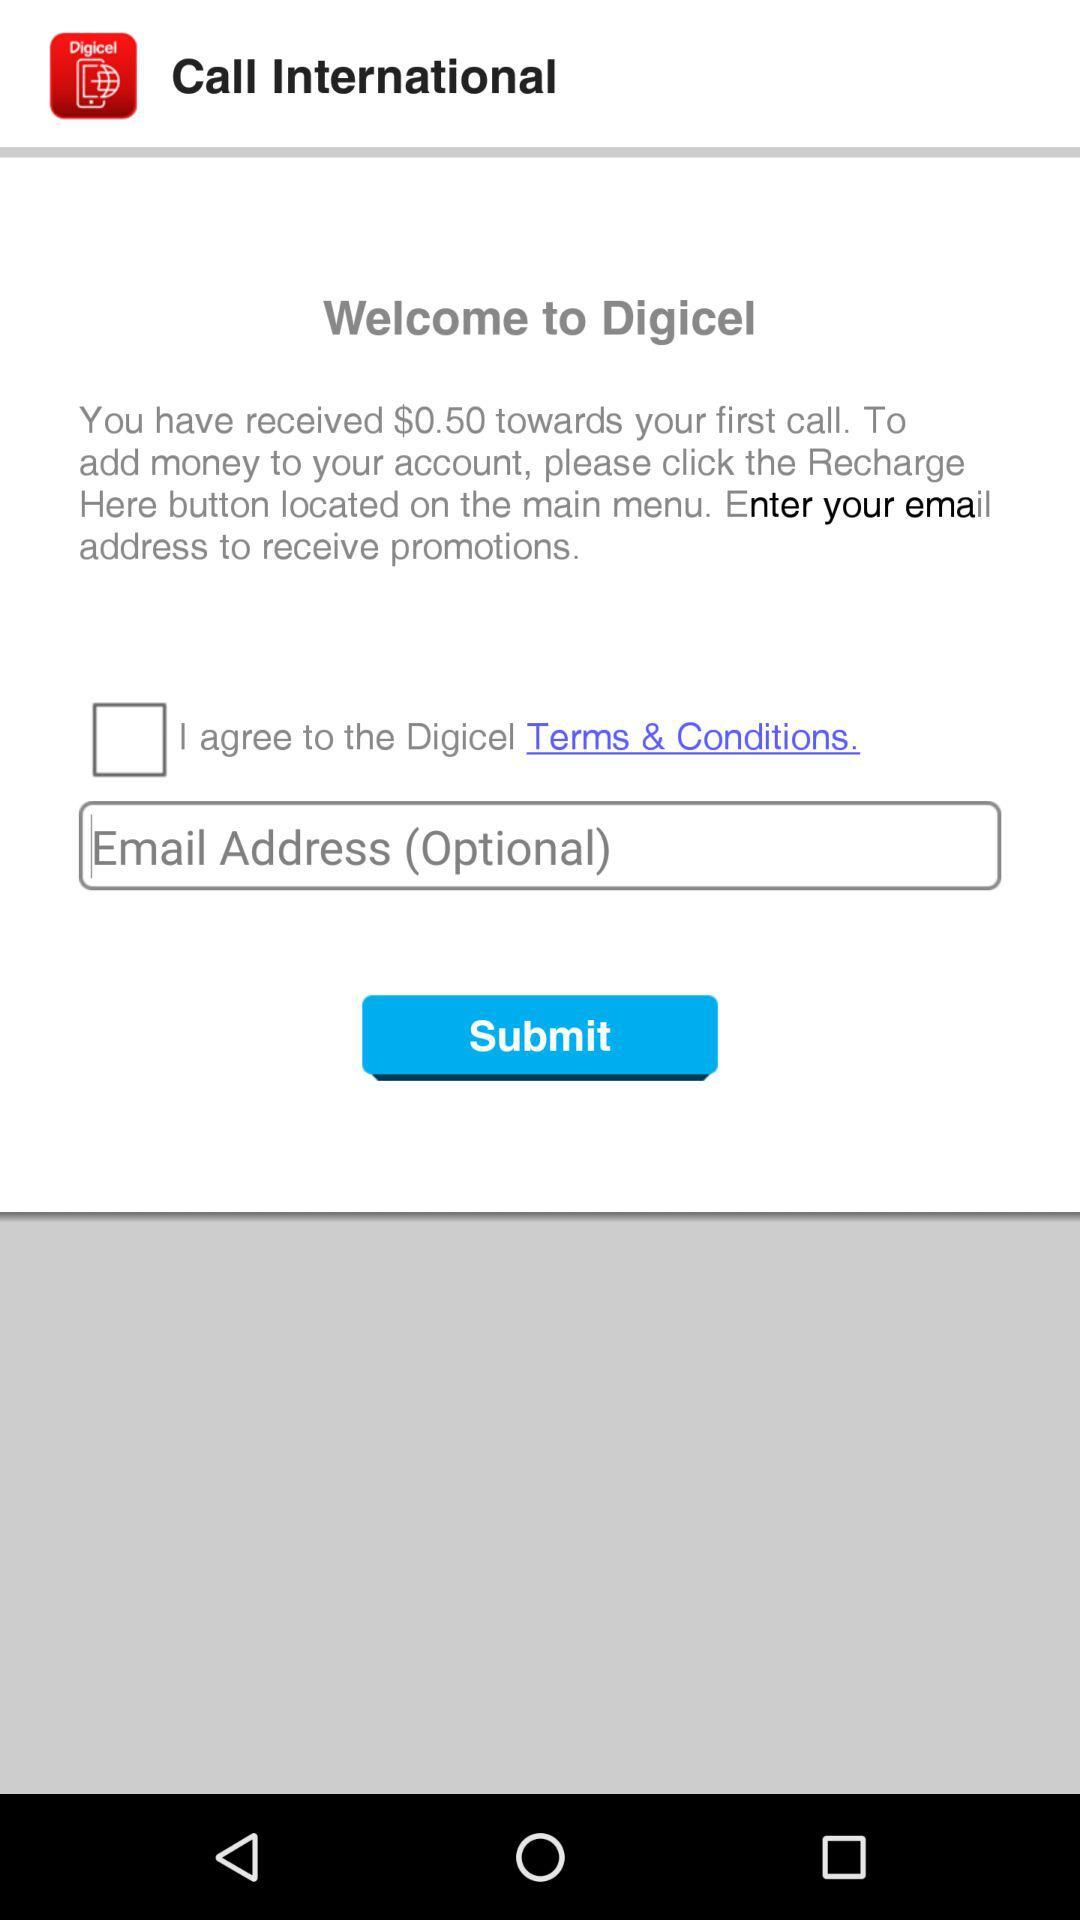  I want to click on the i agree to icon, so click(518, 736).